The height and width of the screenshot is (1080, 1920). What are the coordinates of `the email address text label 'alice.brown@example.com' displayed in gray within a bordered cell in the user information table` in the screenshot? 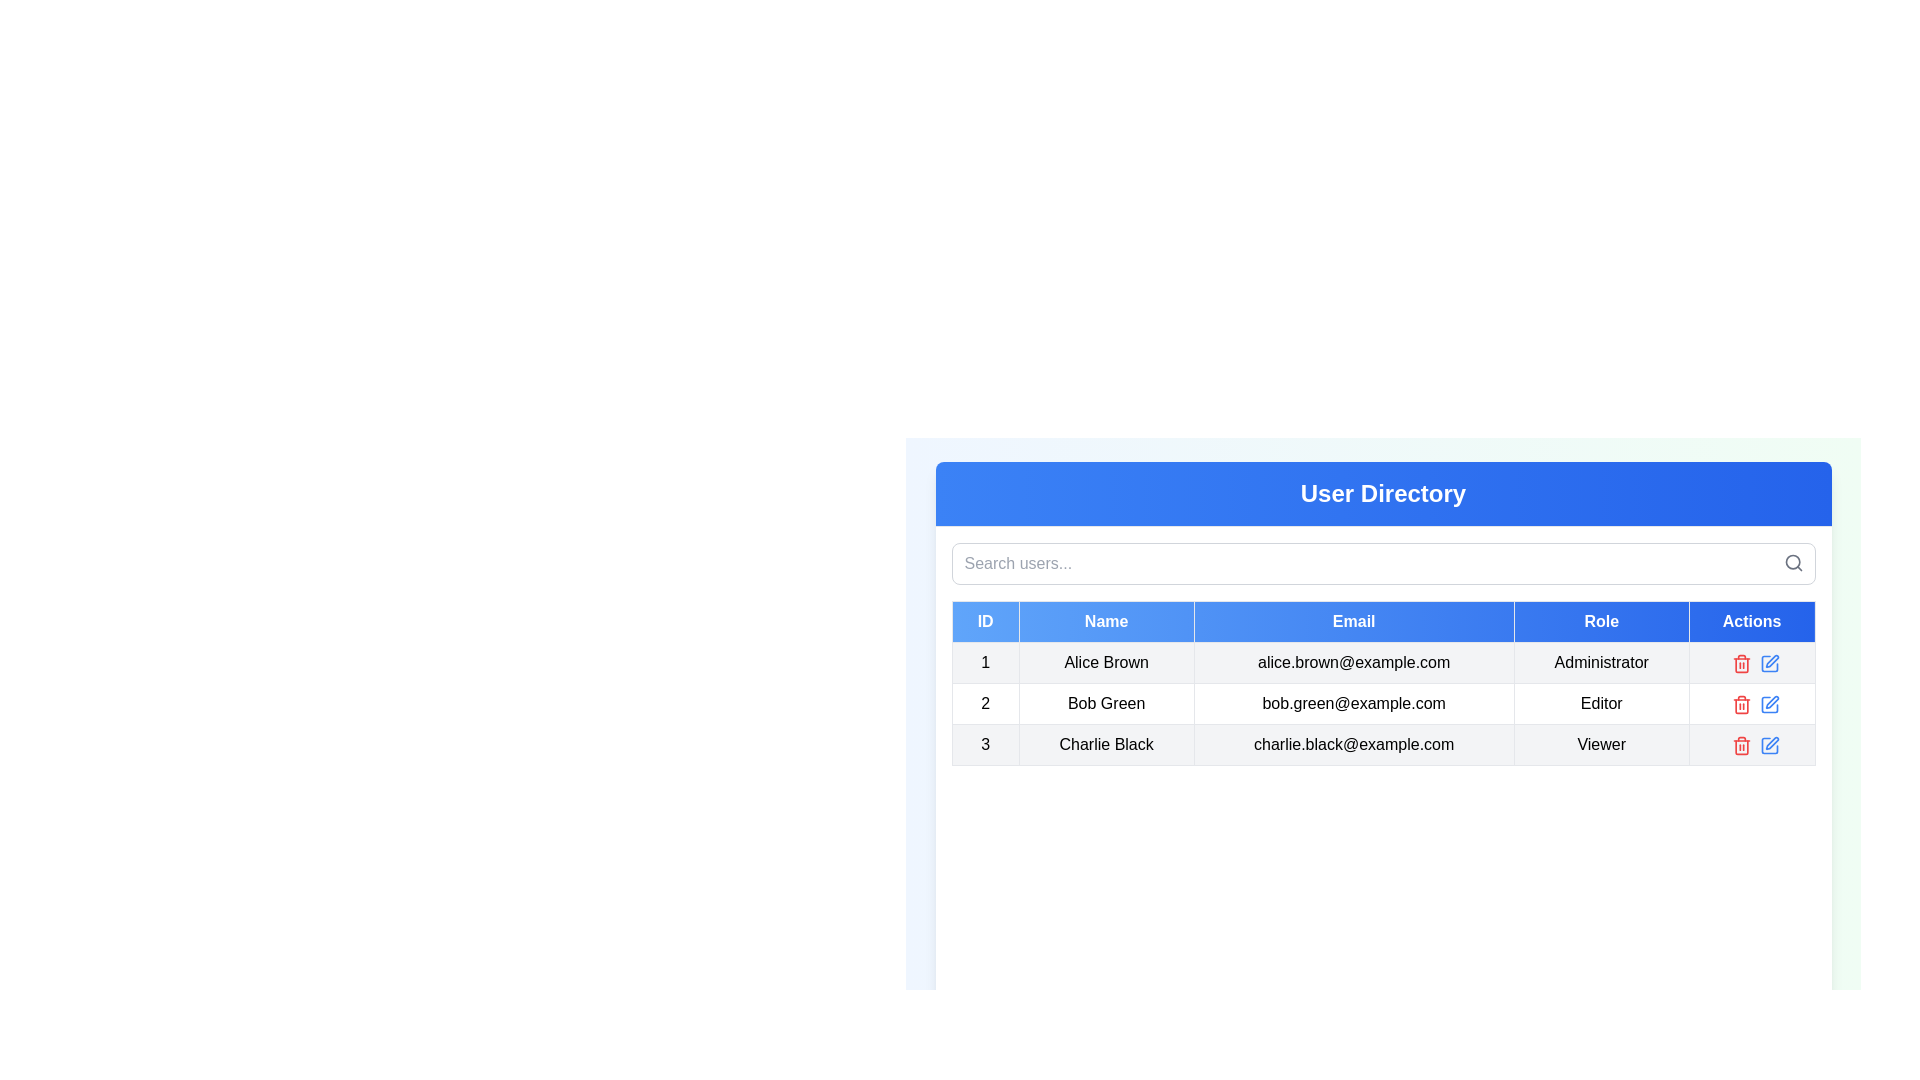 It's located at (1354, 663).